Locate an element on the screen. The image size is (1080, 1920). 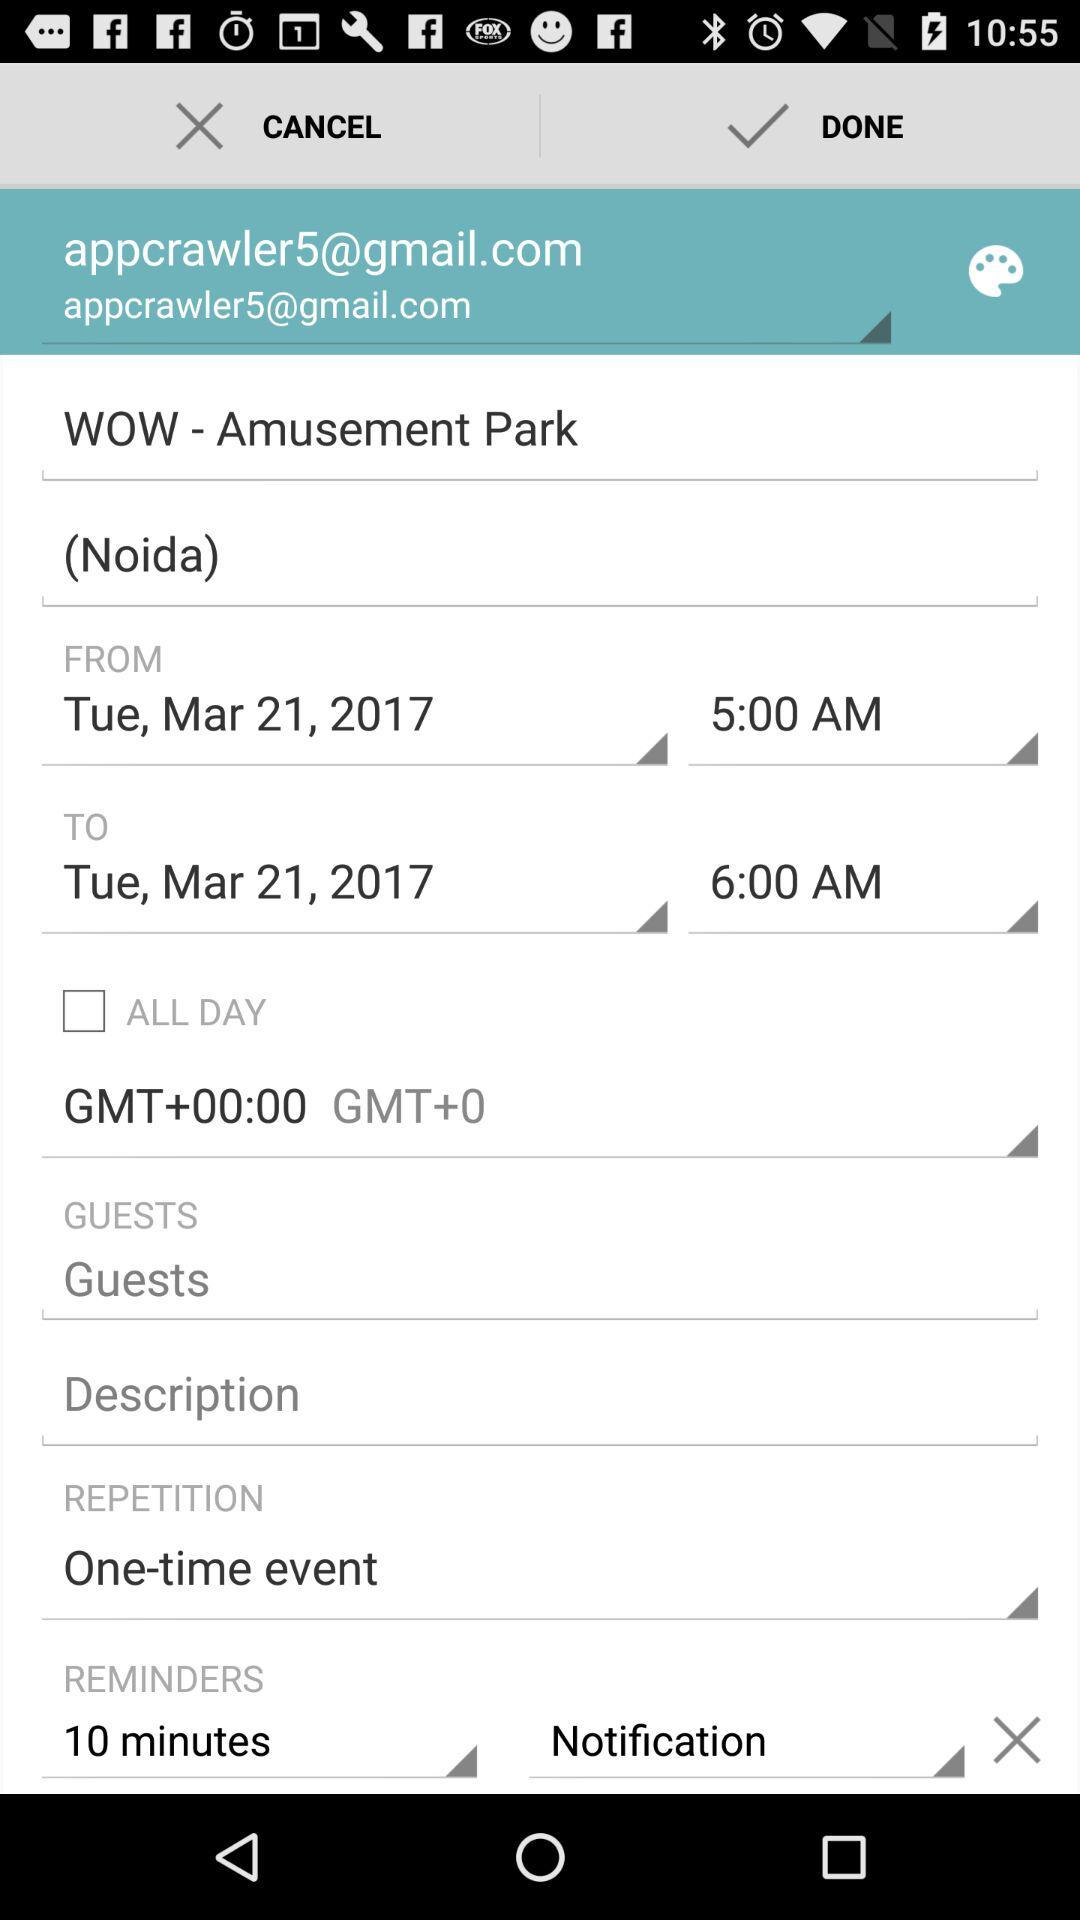
the close icon is located at coordinates (1017, 1861).